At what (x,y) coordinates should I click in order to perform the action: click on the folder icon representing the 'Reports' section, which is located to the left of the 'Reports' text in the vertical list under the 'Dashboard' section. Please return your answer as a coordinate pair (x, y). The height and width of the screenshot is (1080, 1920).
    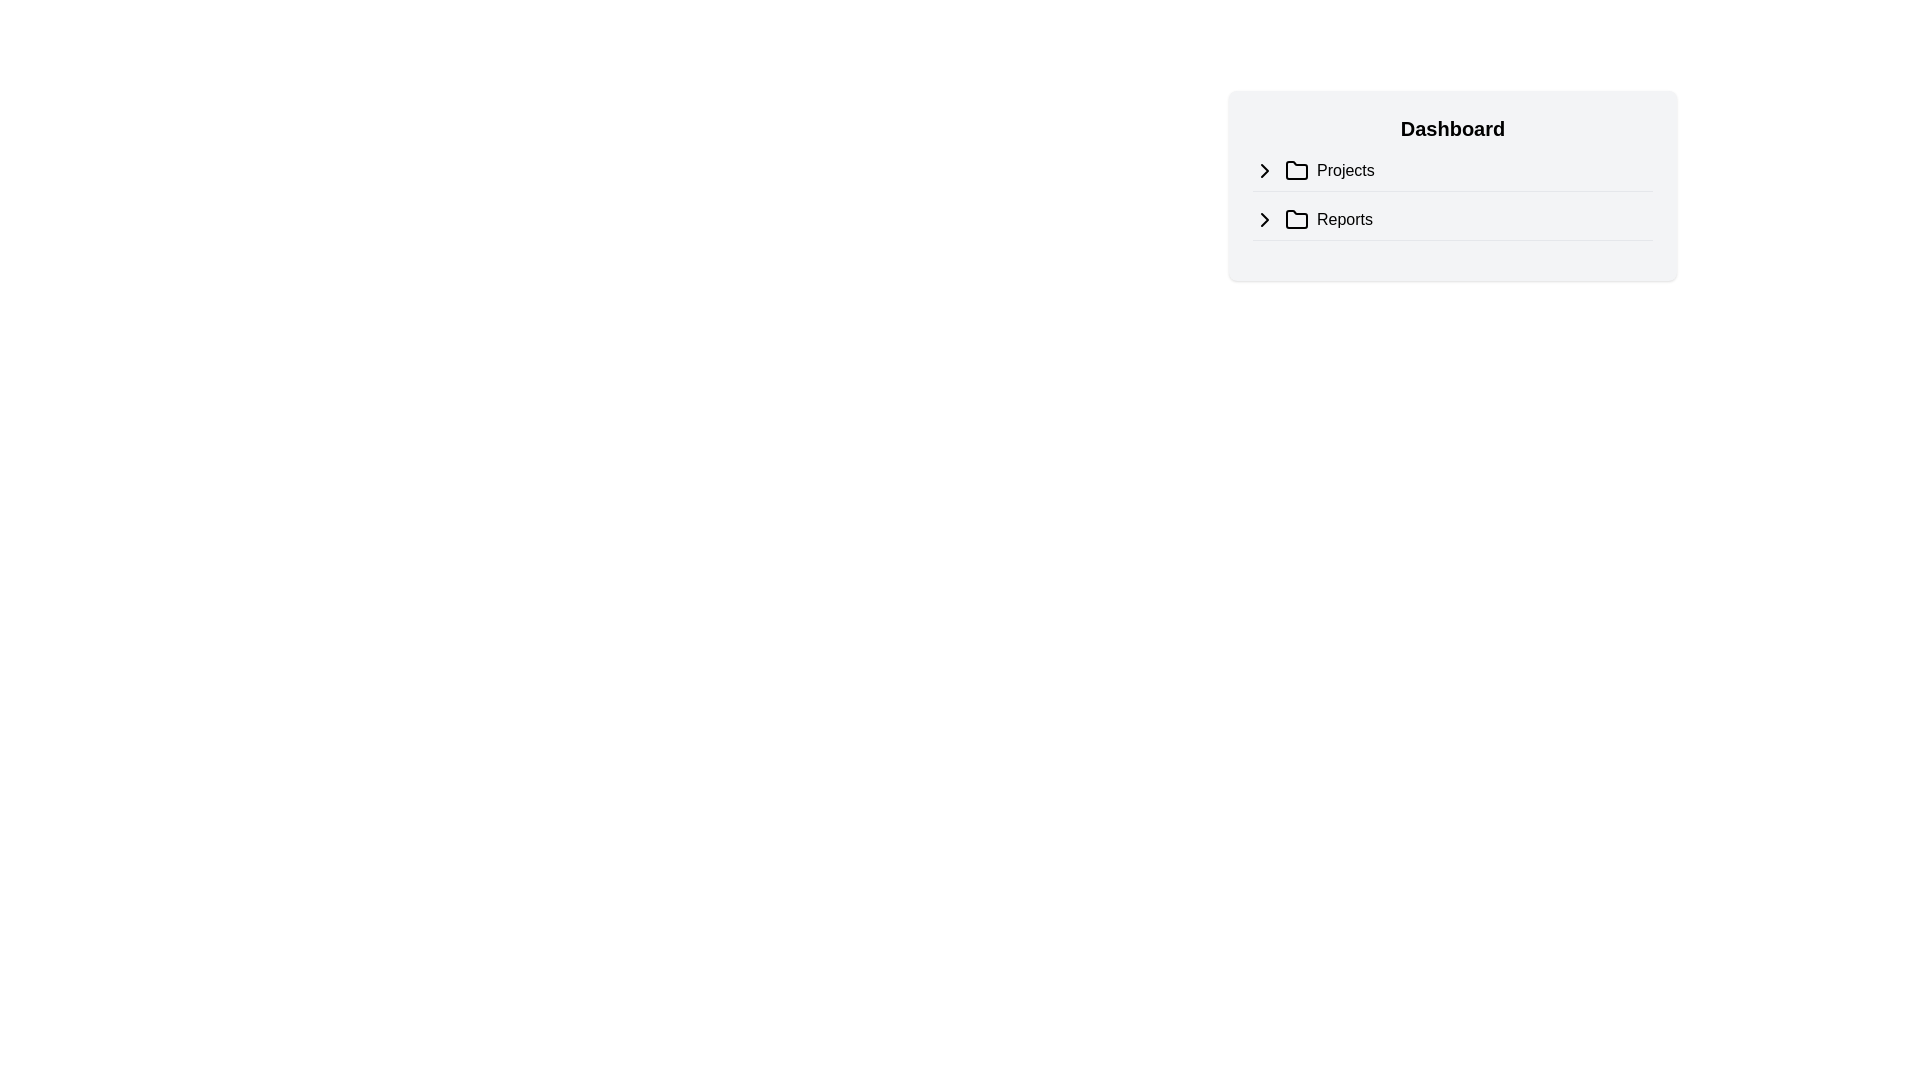
    Looking at the image, I should click on (1296, 219).